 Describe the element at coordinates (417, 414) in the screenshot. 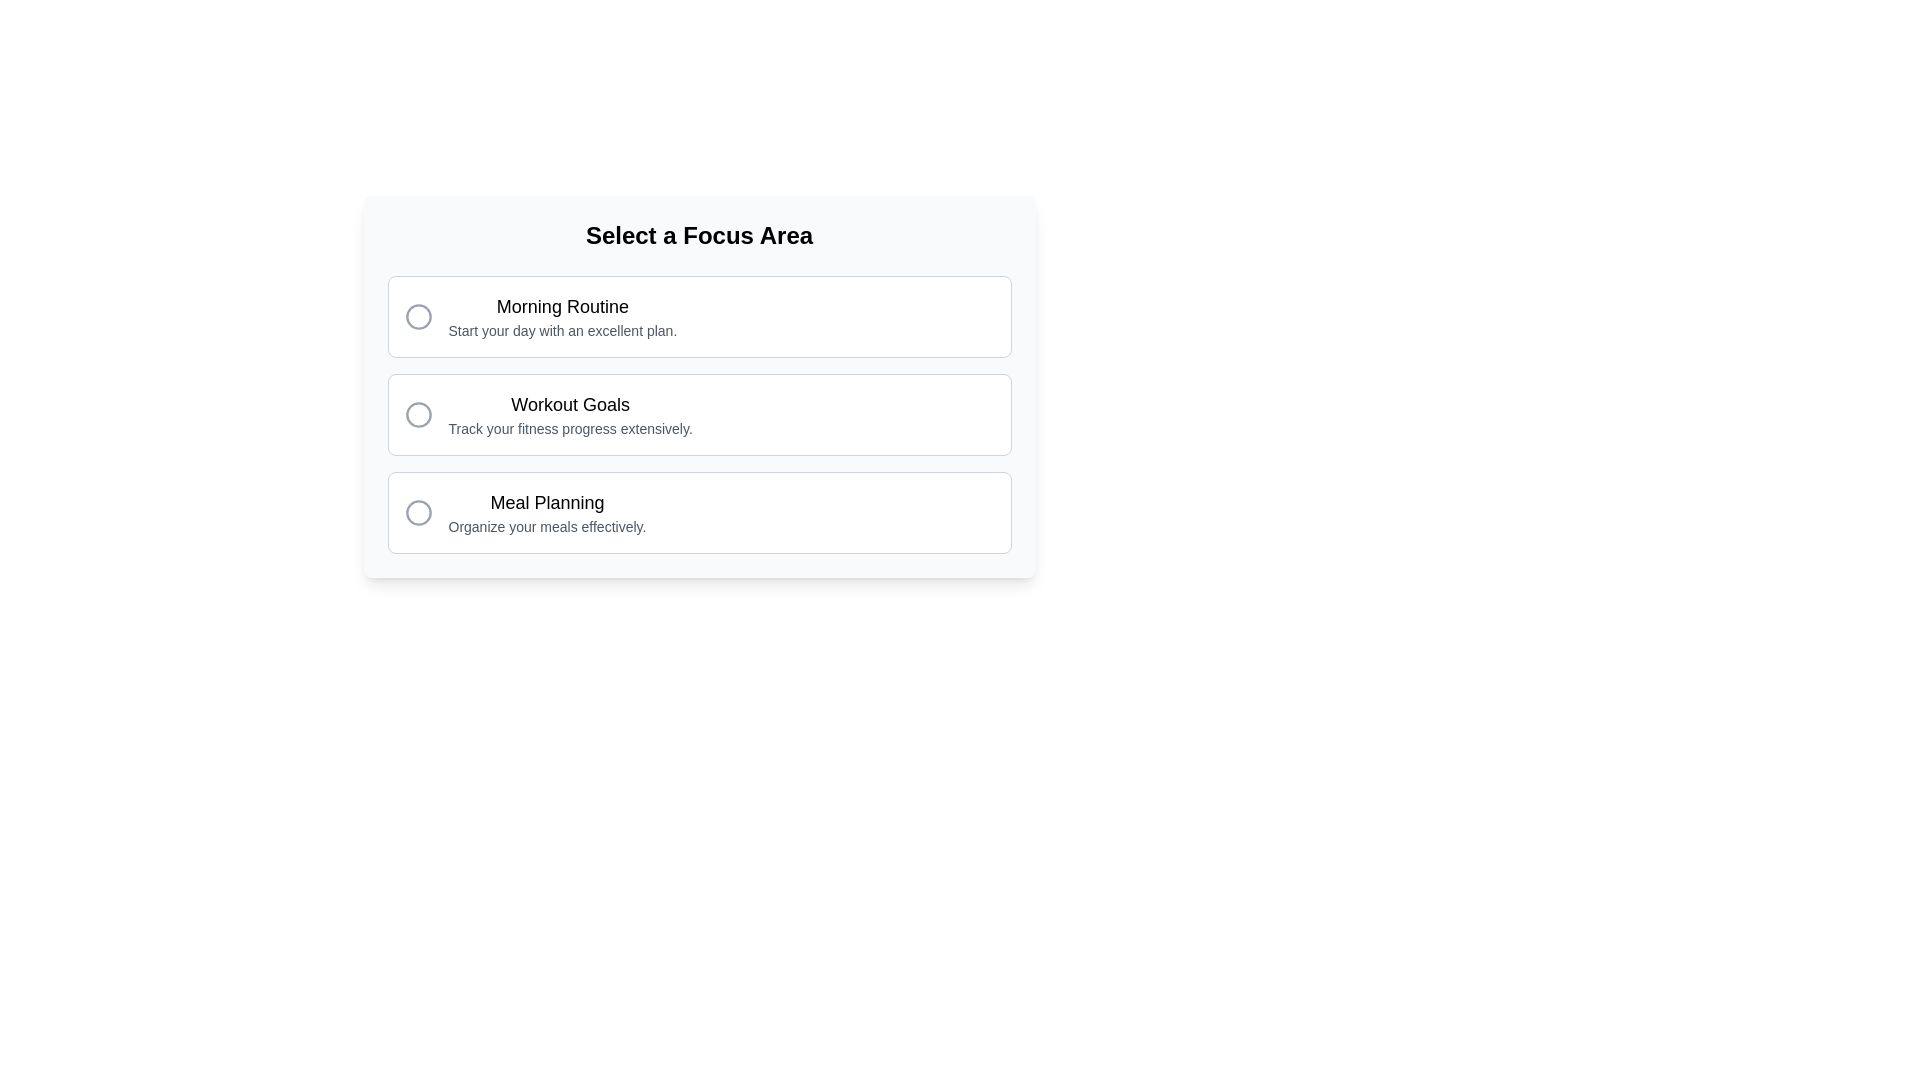

I see `the inner circle of the radio button for the 'Workout Goals' option` at that location.